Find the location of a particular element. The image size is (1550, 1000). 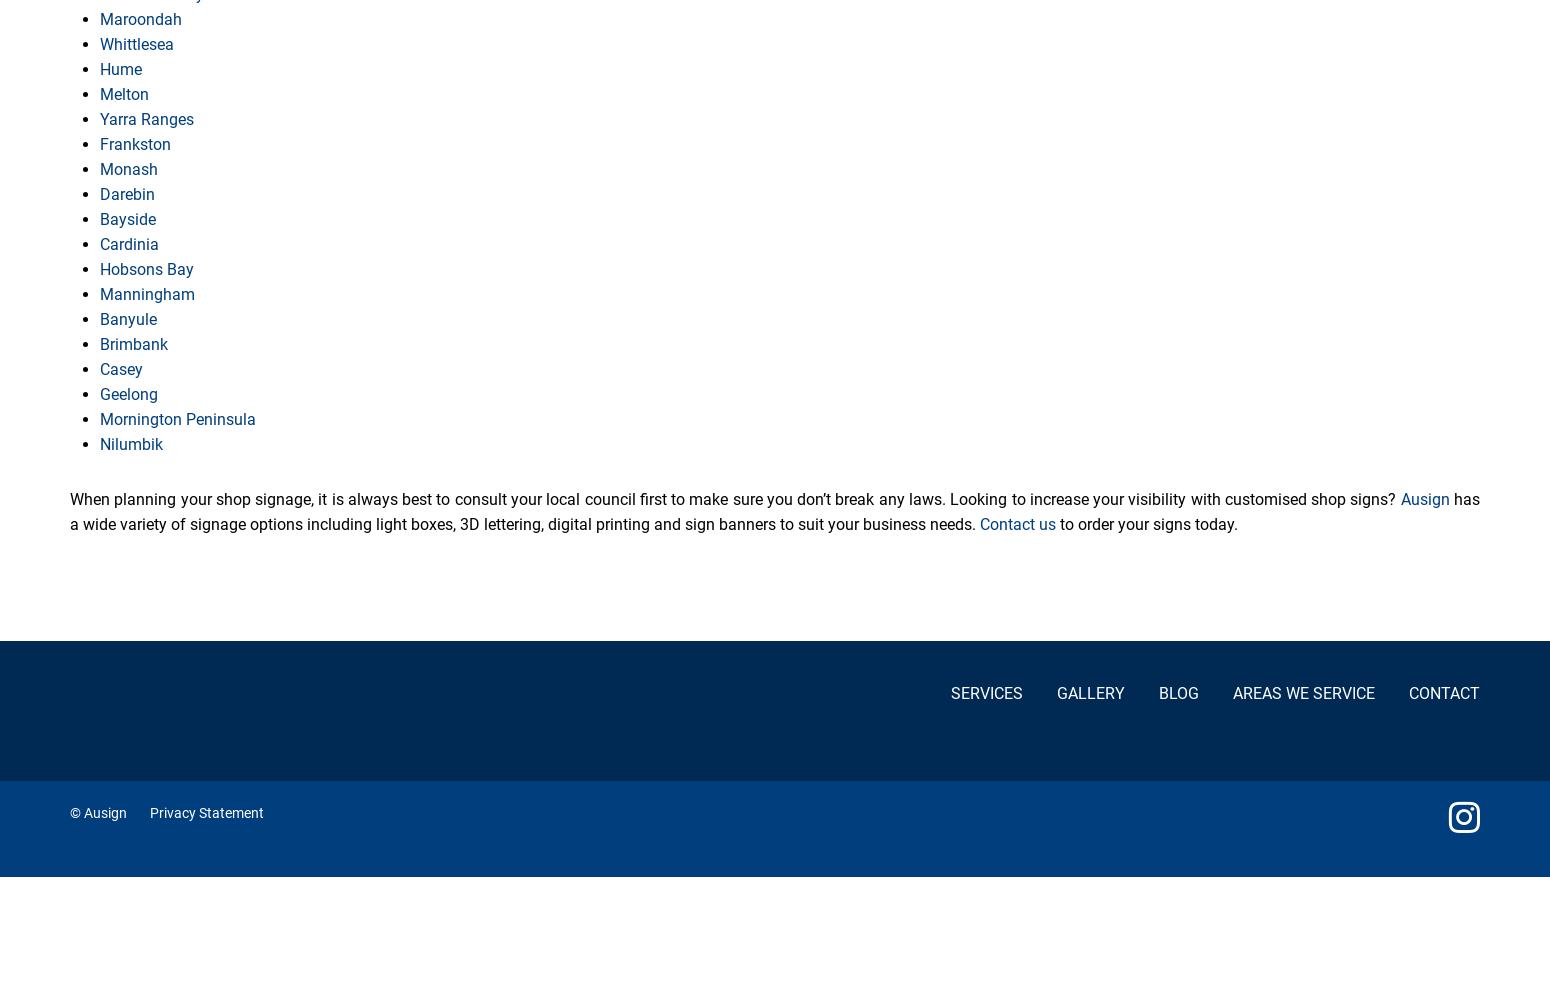

'Services' is located at coordinates (984, 692).